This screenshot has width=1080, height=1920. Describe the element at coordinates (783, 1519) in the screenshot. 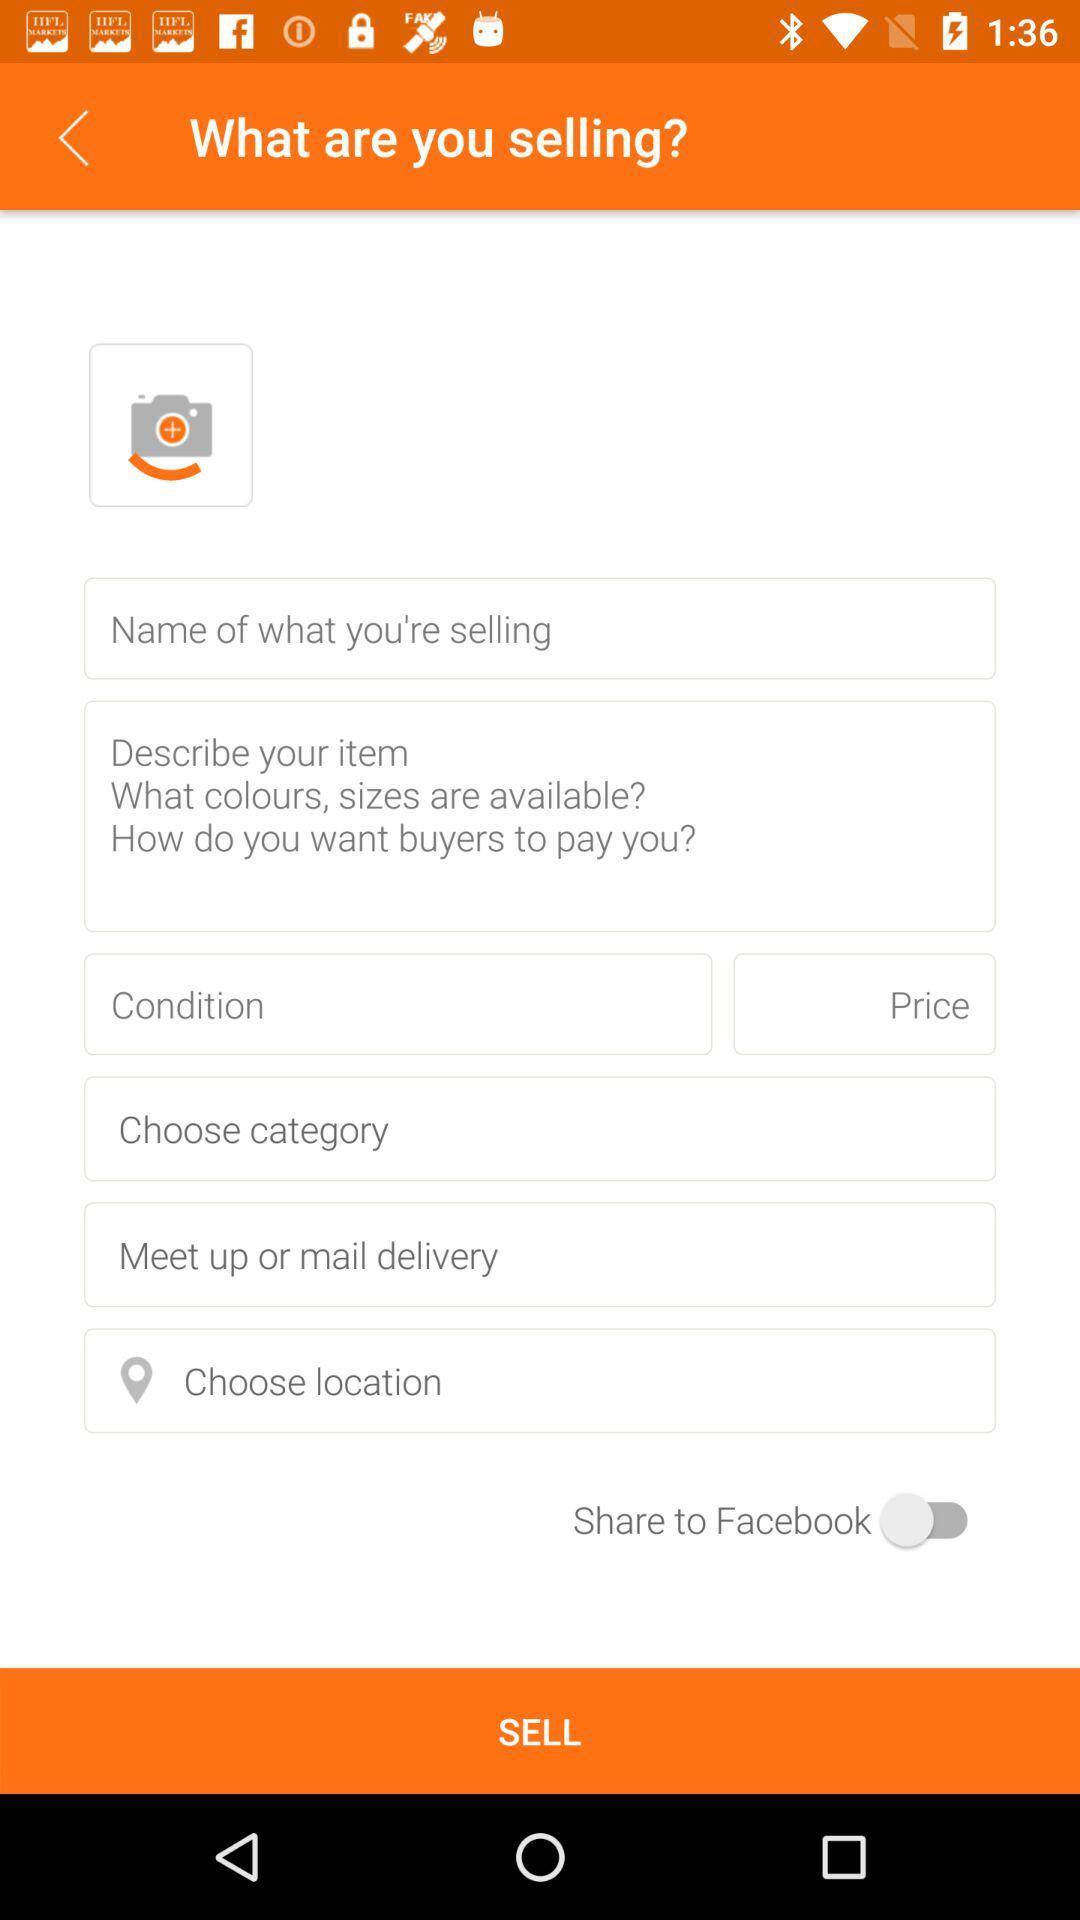

I see `the item at the bottom right corner` at that location.